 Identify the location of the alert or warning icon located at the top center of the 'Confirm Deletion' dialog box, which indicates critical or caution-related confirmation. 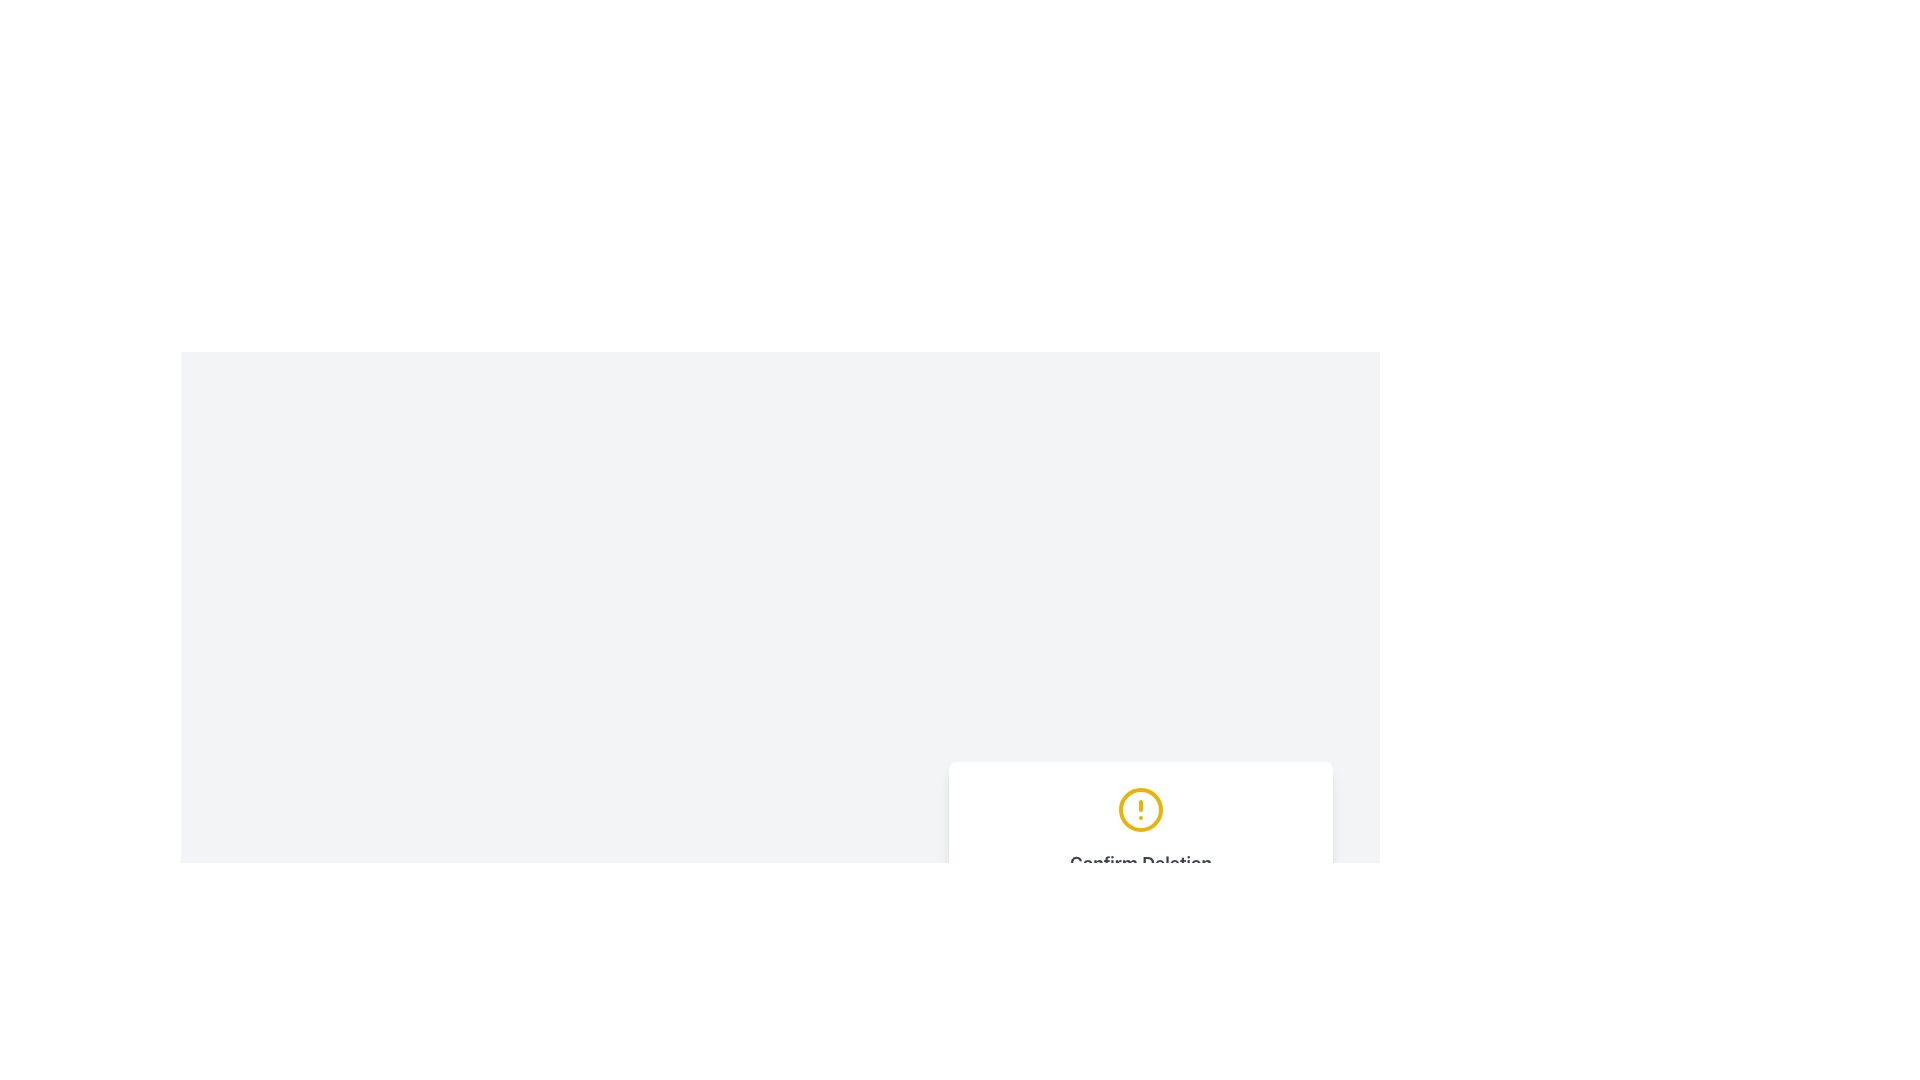
(1141, 810).